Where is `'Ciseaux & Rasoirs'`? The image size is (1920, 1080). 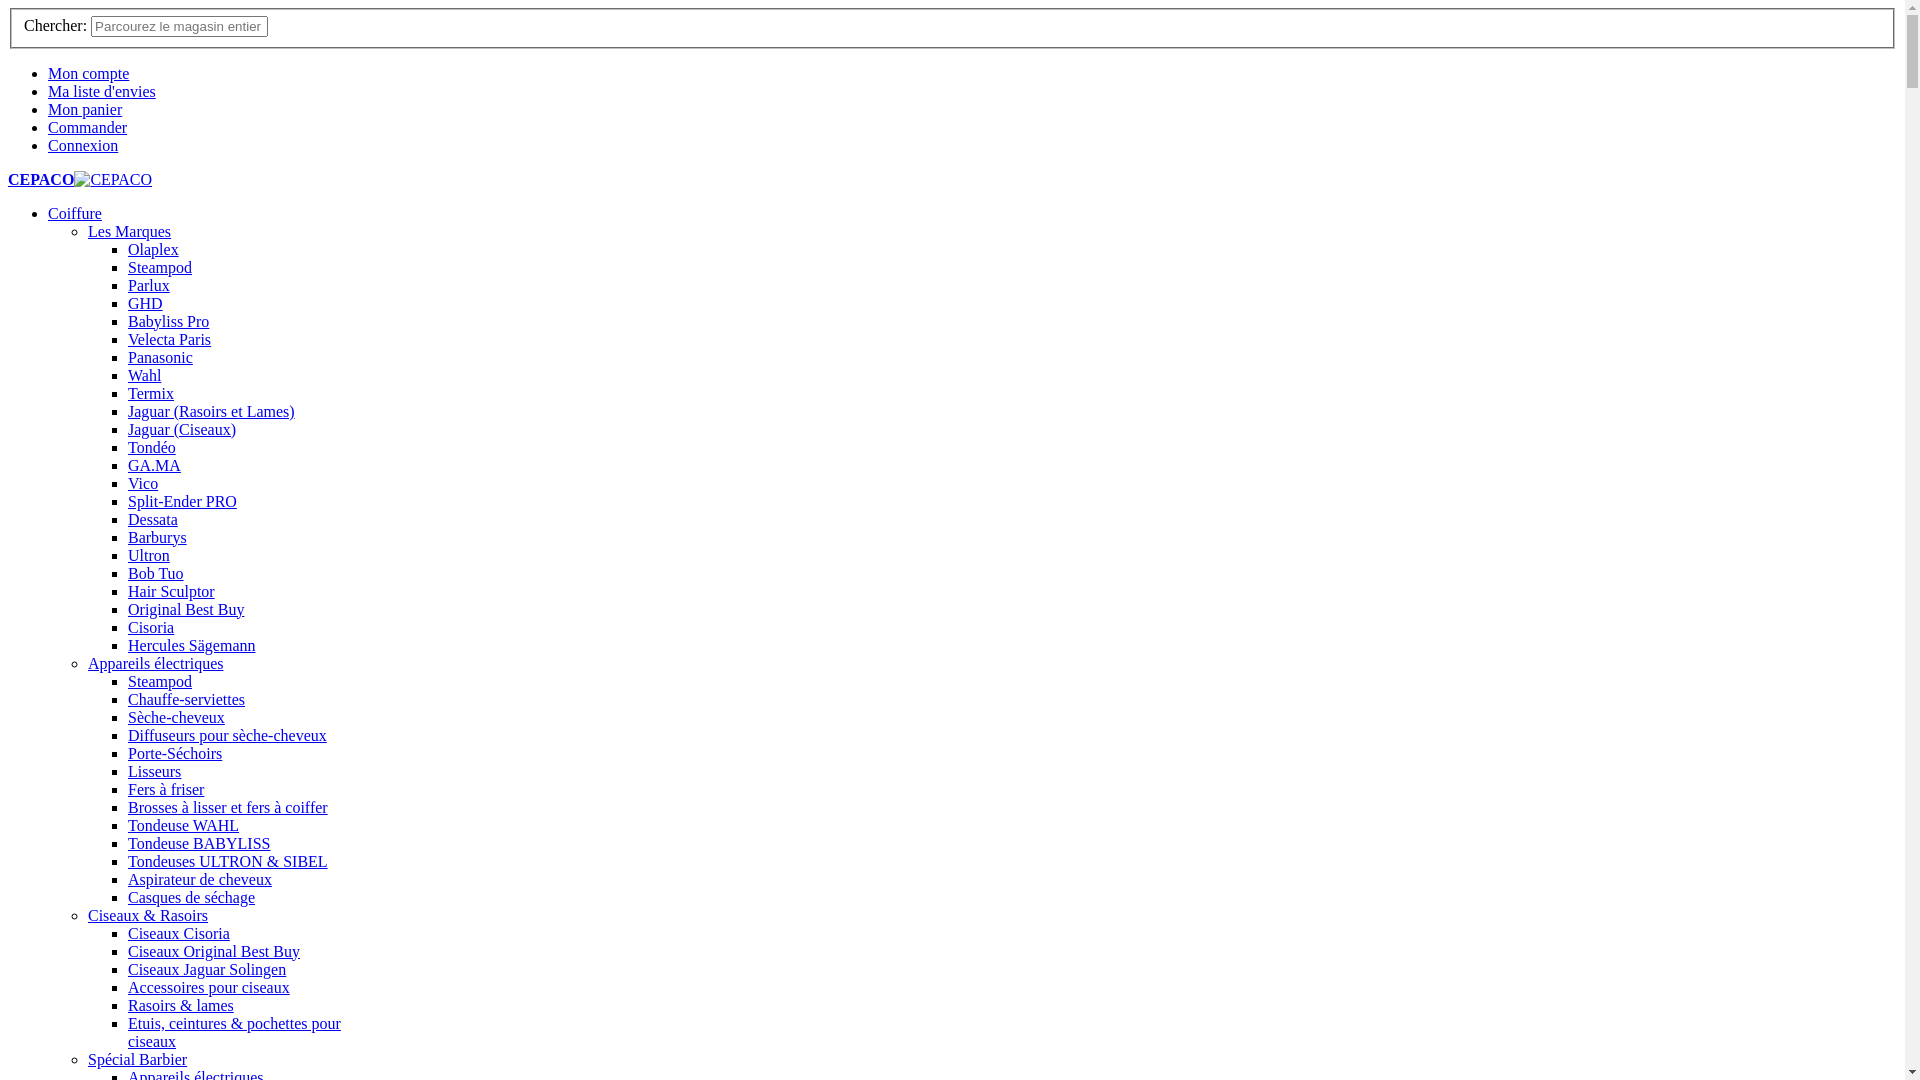
'Ciseaux & Rasoirs' is located at coordinates (147, 915).